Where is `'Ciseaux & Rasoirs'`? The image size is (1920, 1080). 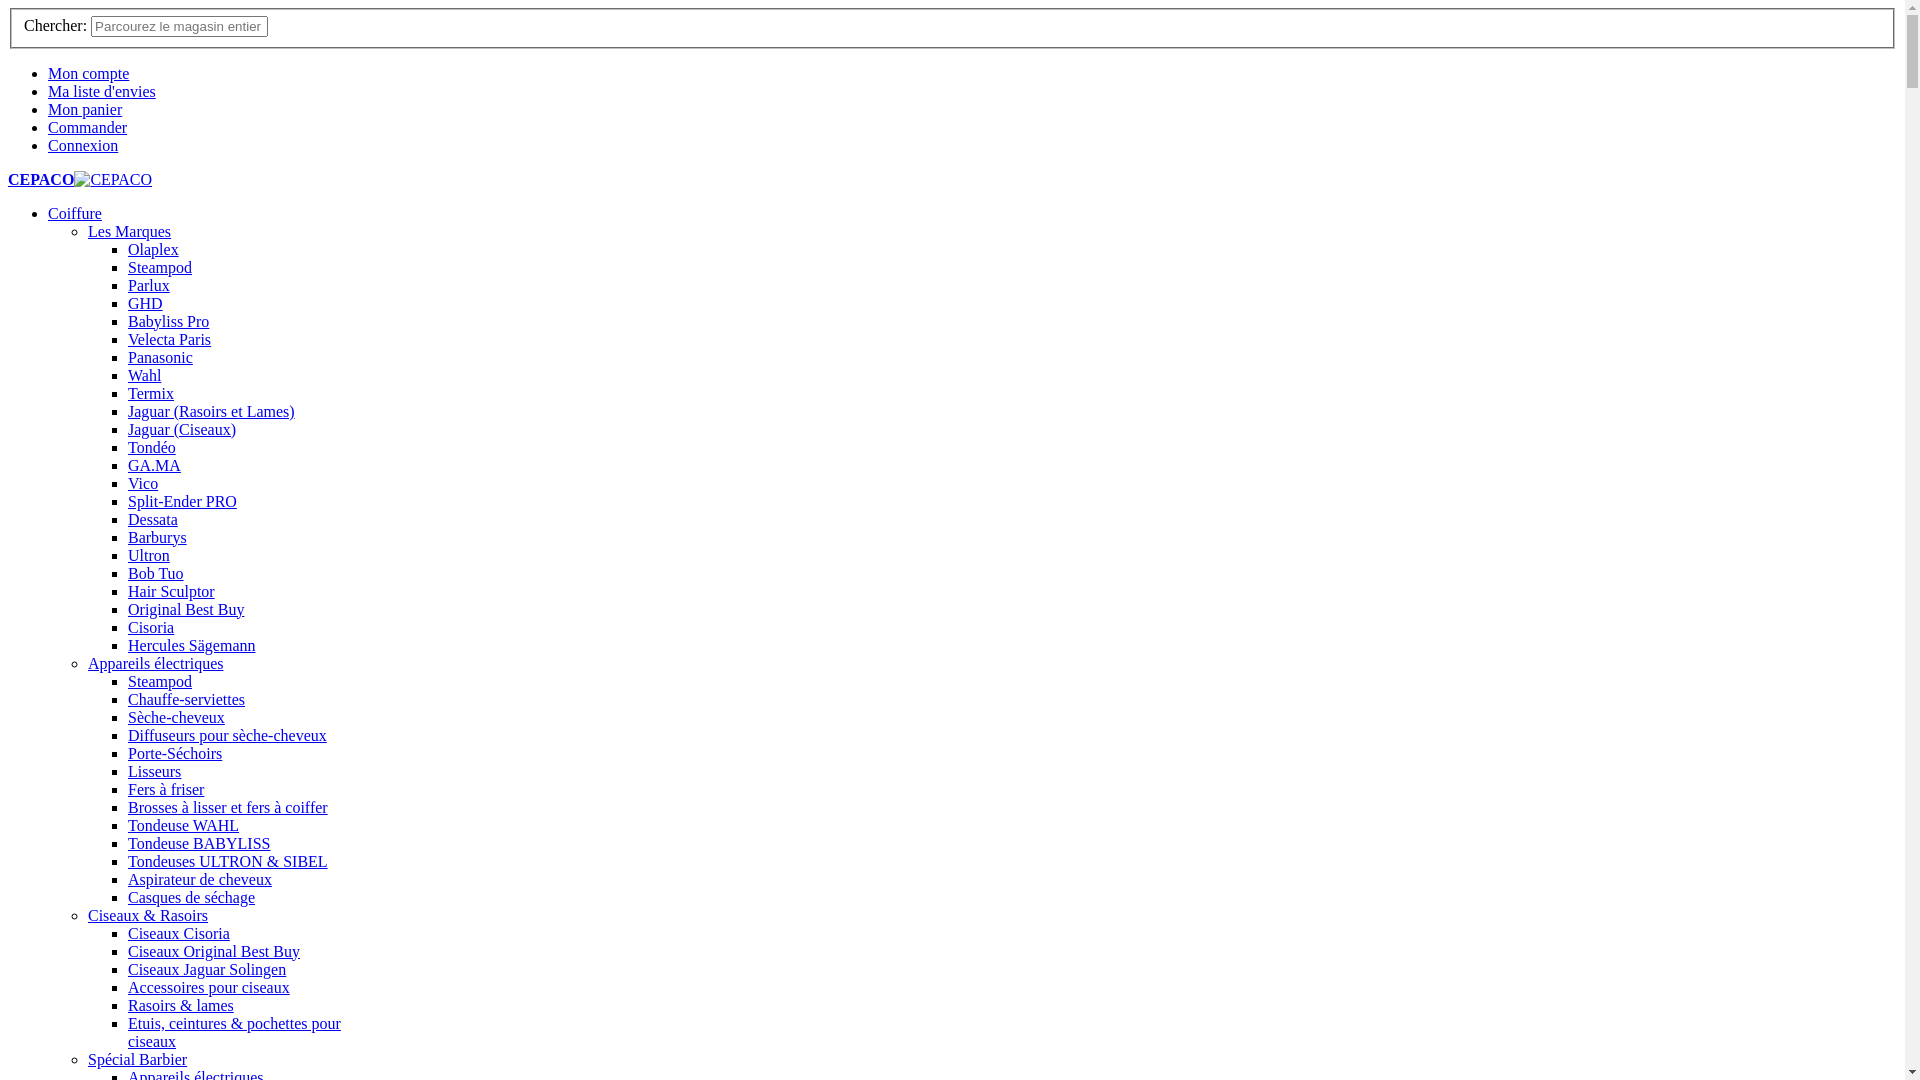
'Ciseaux & Rasoirs' is located at coordinates (147, 915).